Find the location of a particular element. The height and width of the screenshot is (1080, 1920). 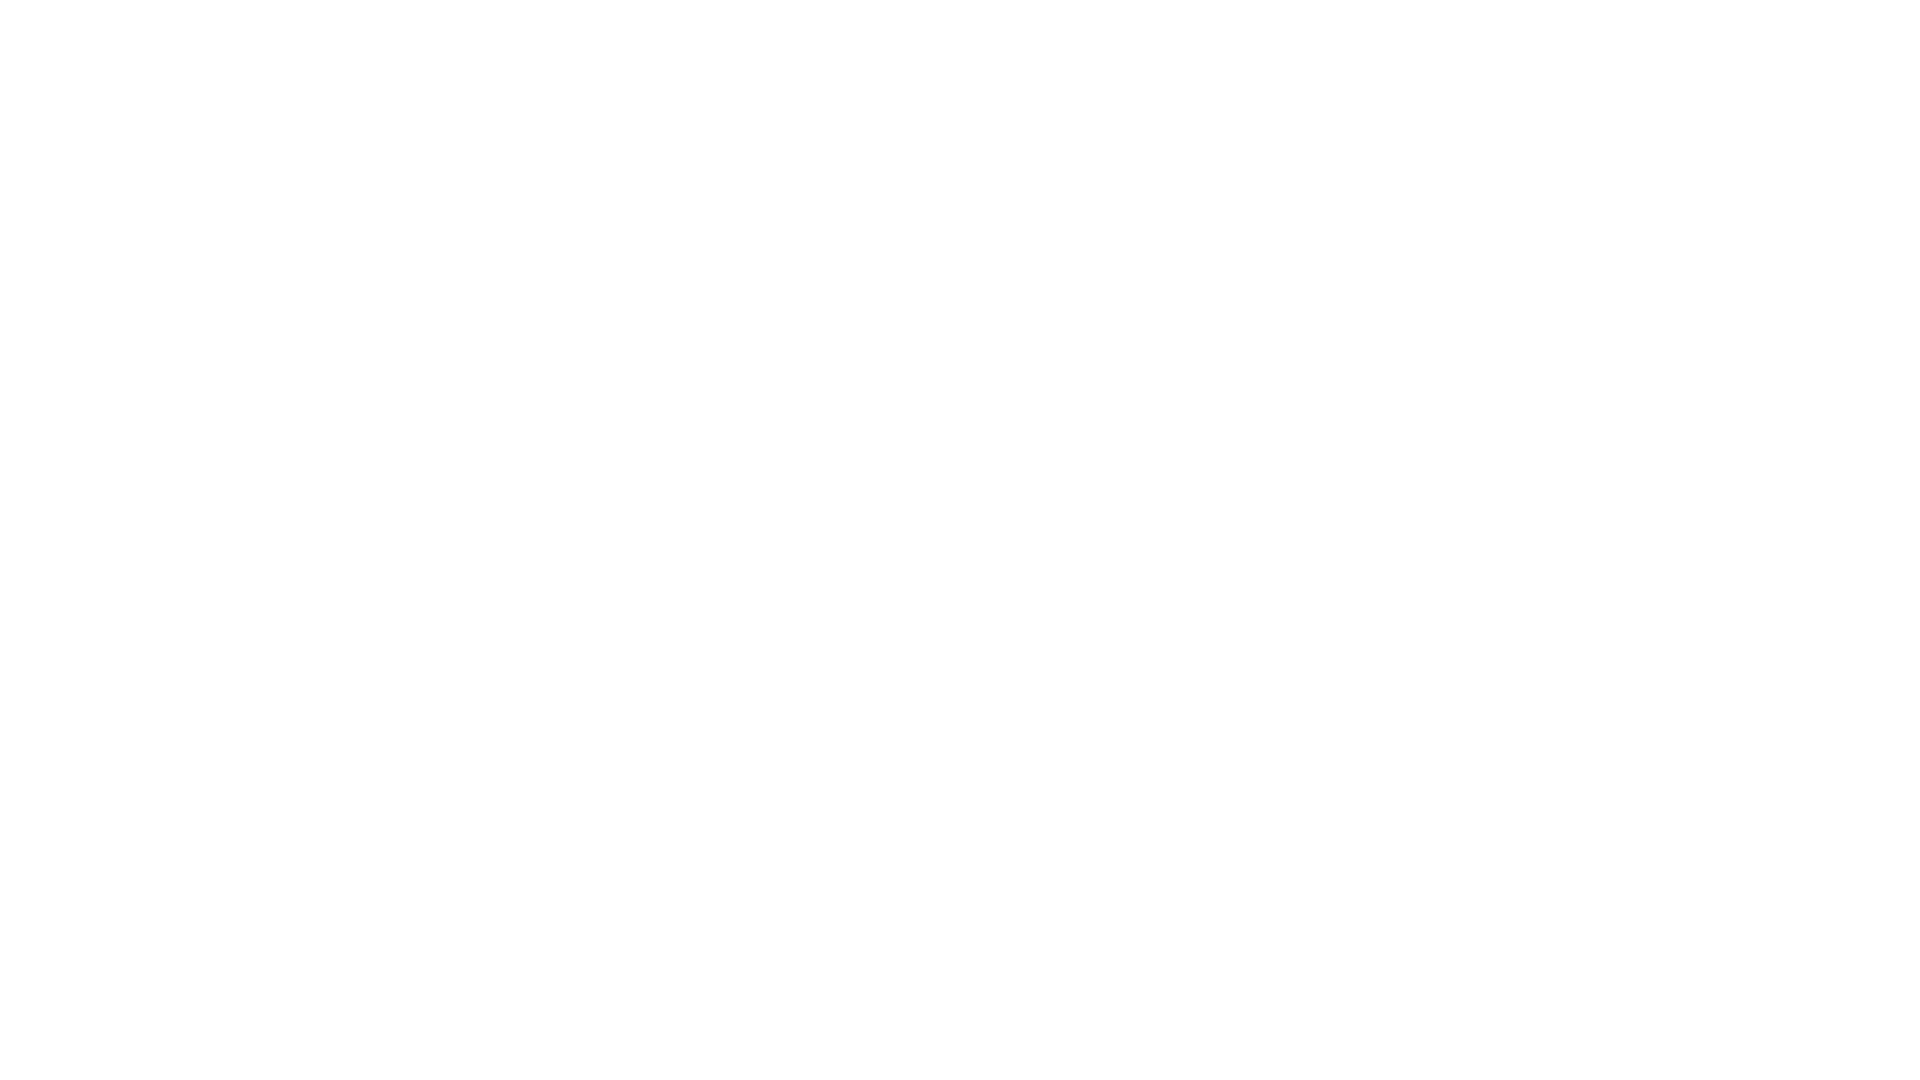

Meta Quest is located at coordinates (813, 71).